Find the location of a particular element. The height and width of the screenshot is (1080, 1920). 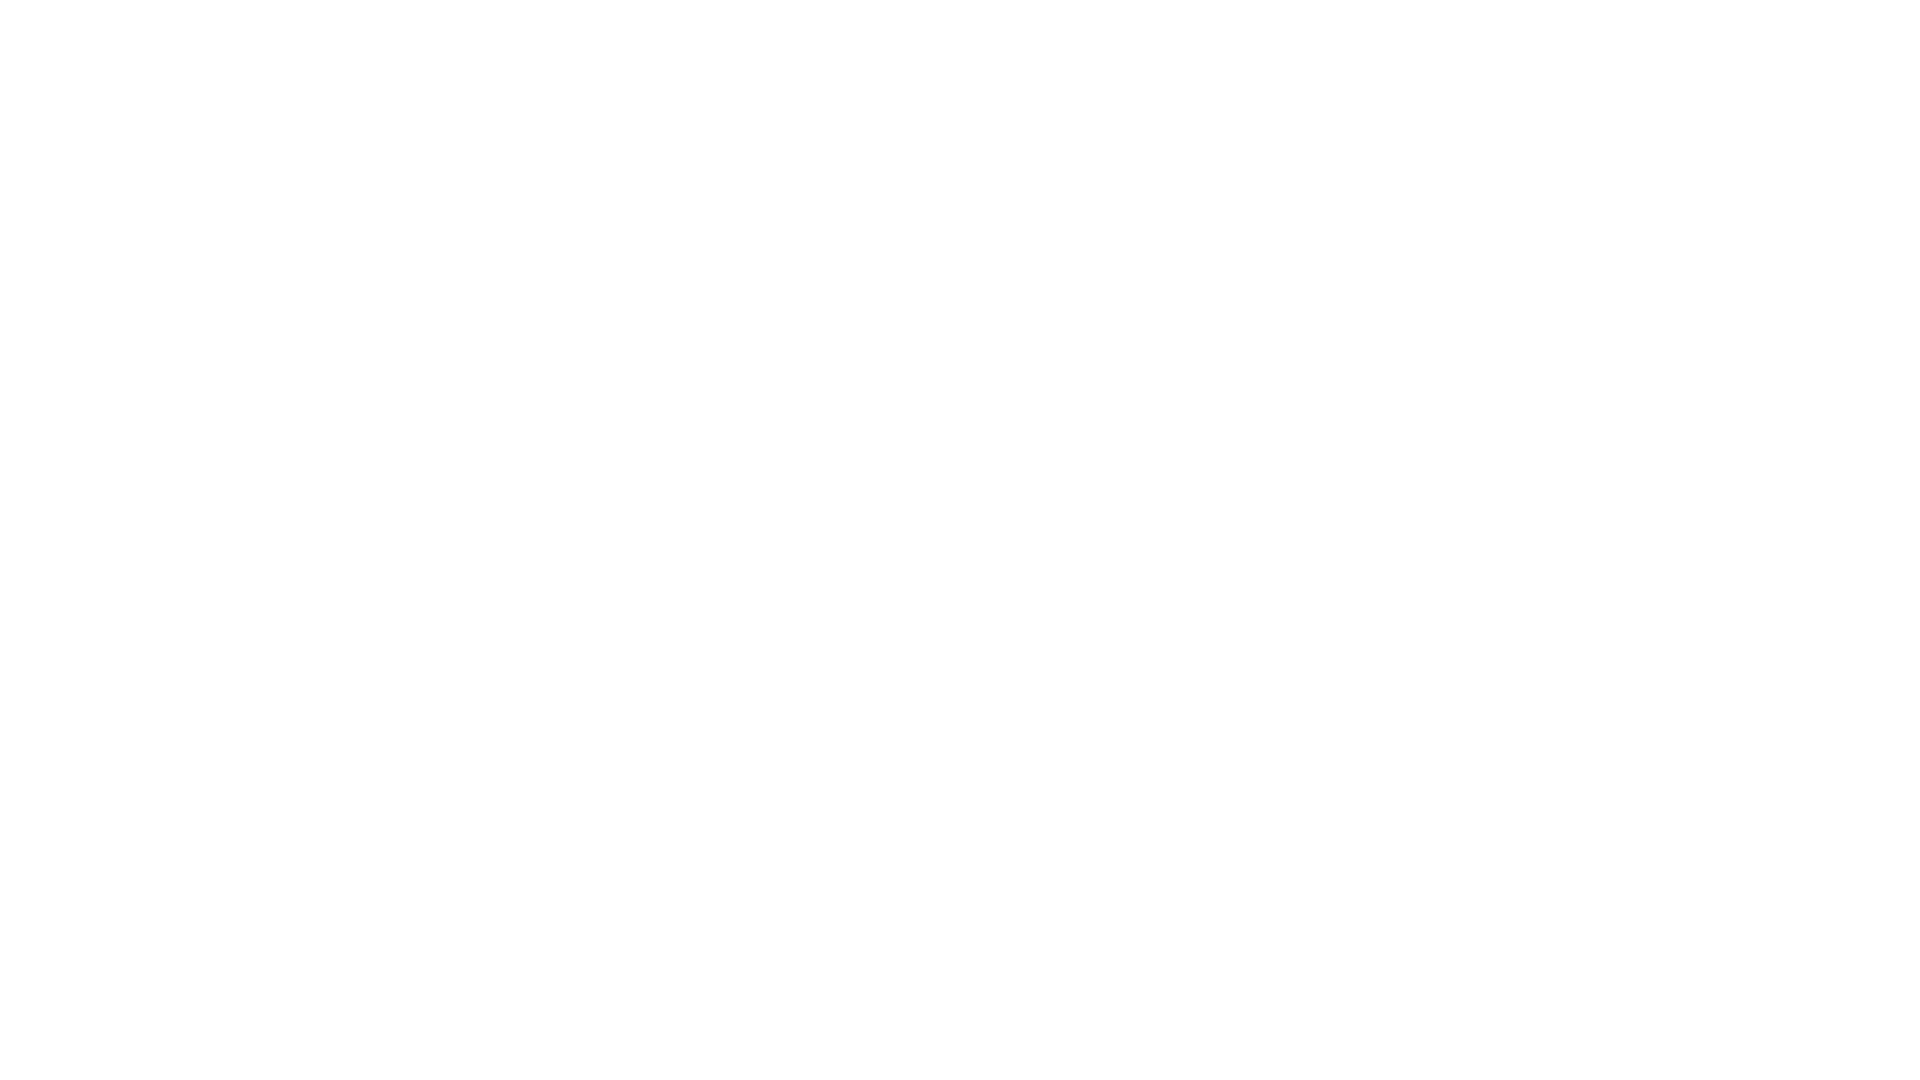

Meta Quest is located at coordinates (813, 71).